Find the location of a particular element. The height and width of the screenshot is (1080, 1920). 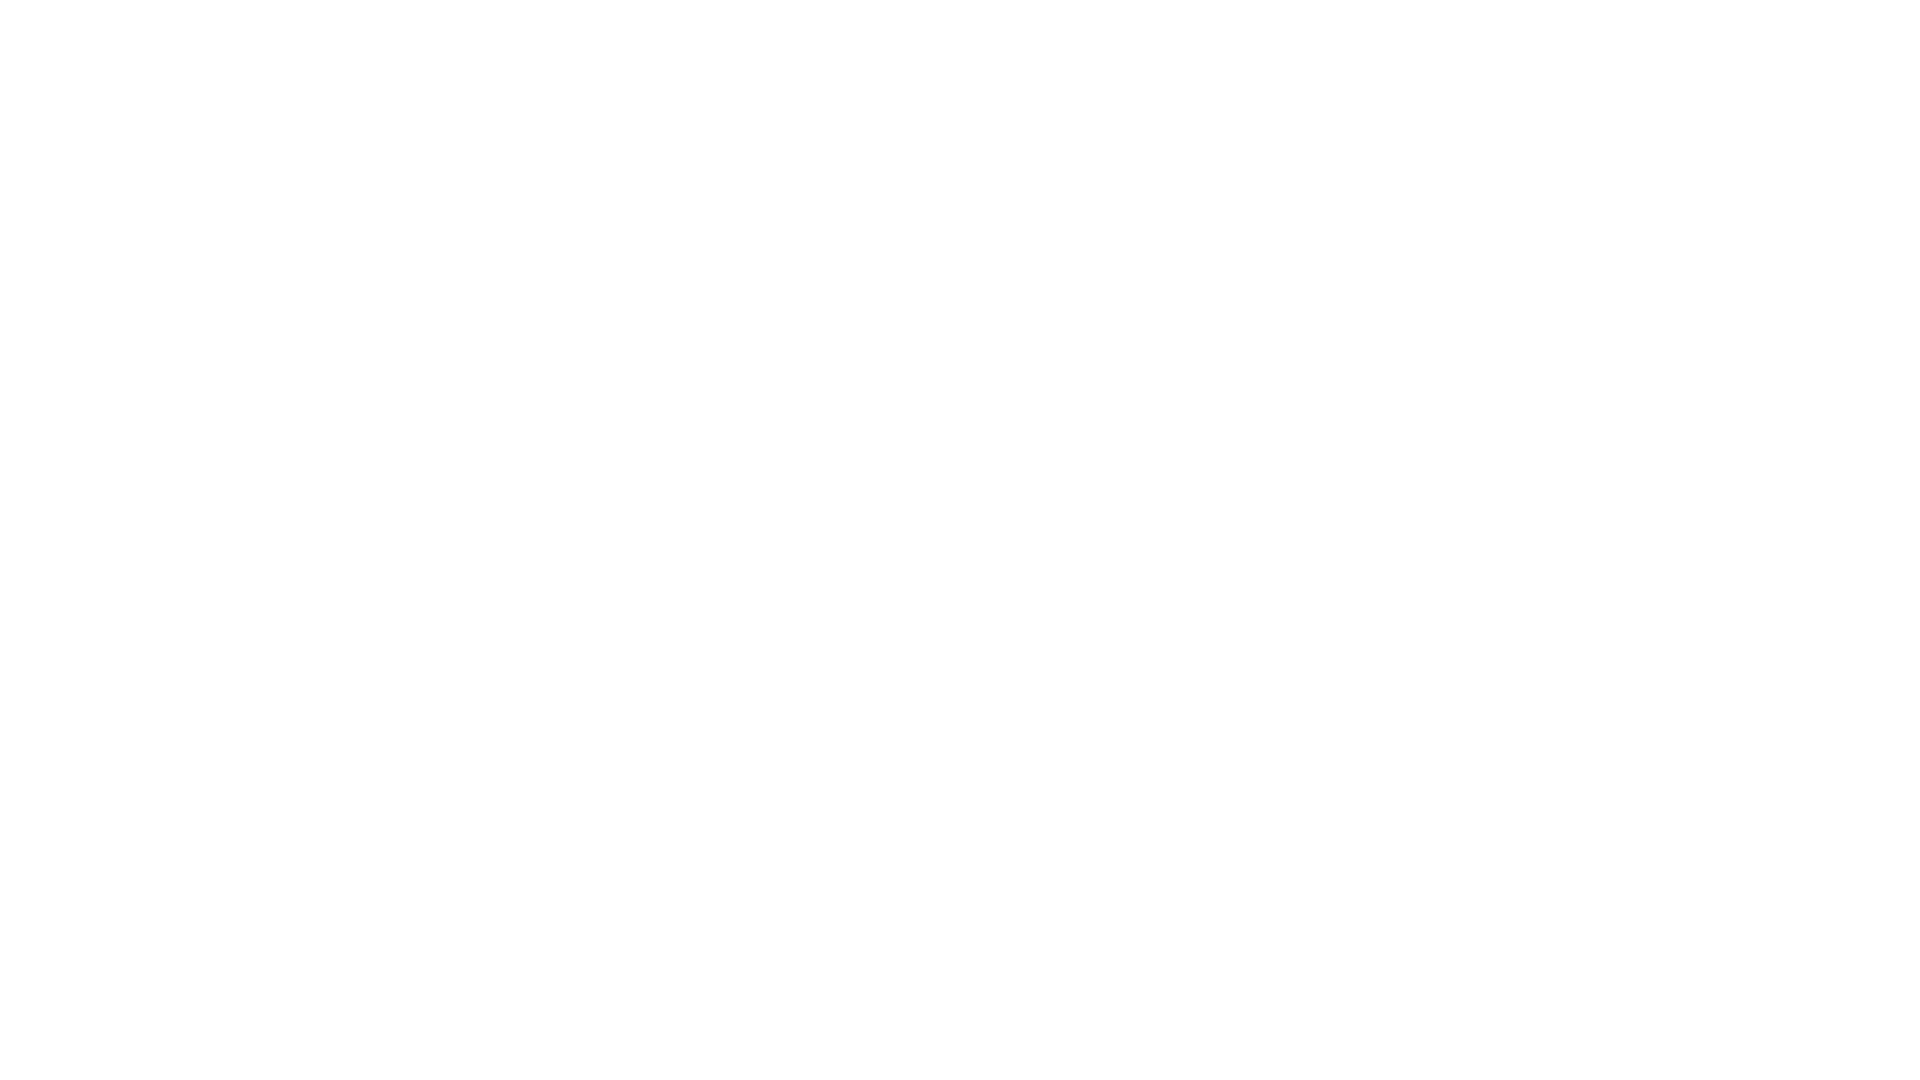

Meta Quest is located at coordinates (813, 71).